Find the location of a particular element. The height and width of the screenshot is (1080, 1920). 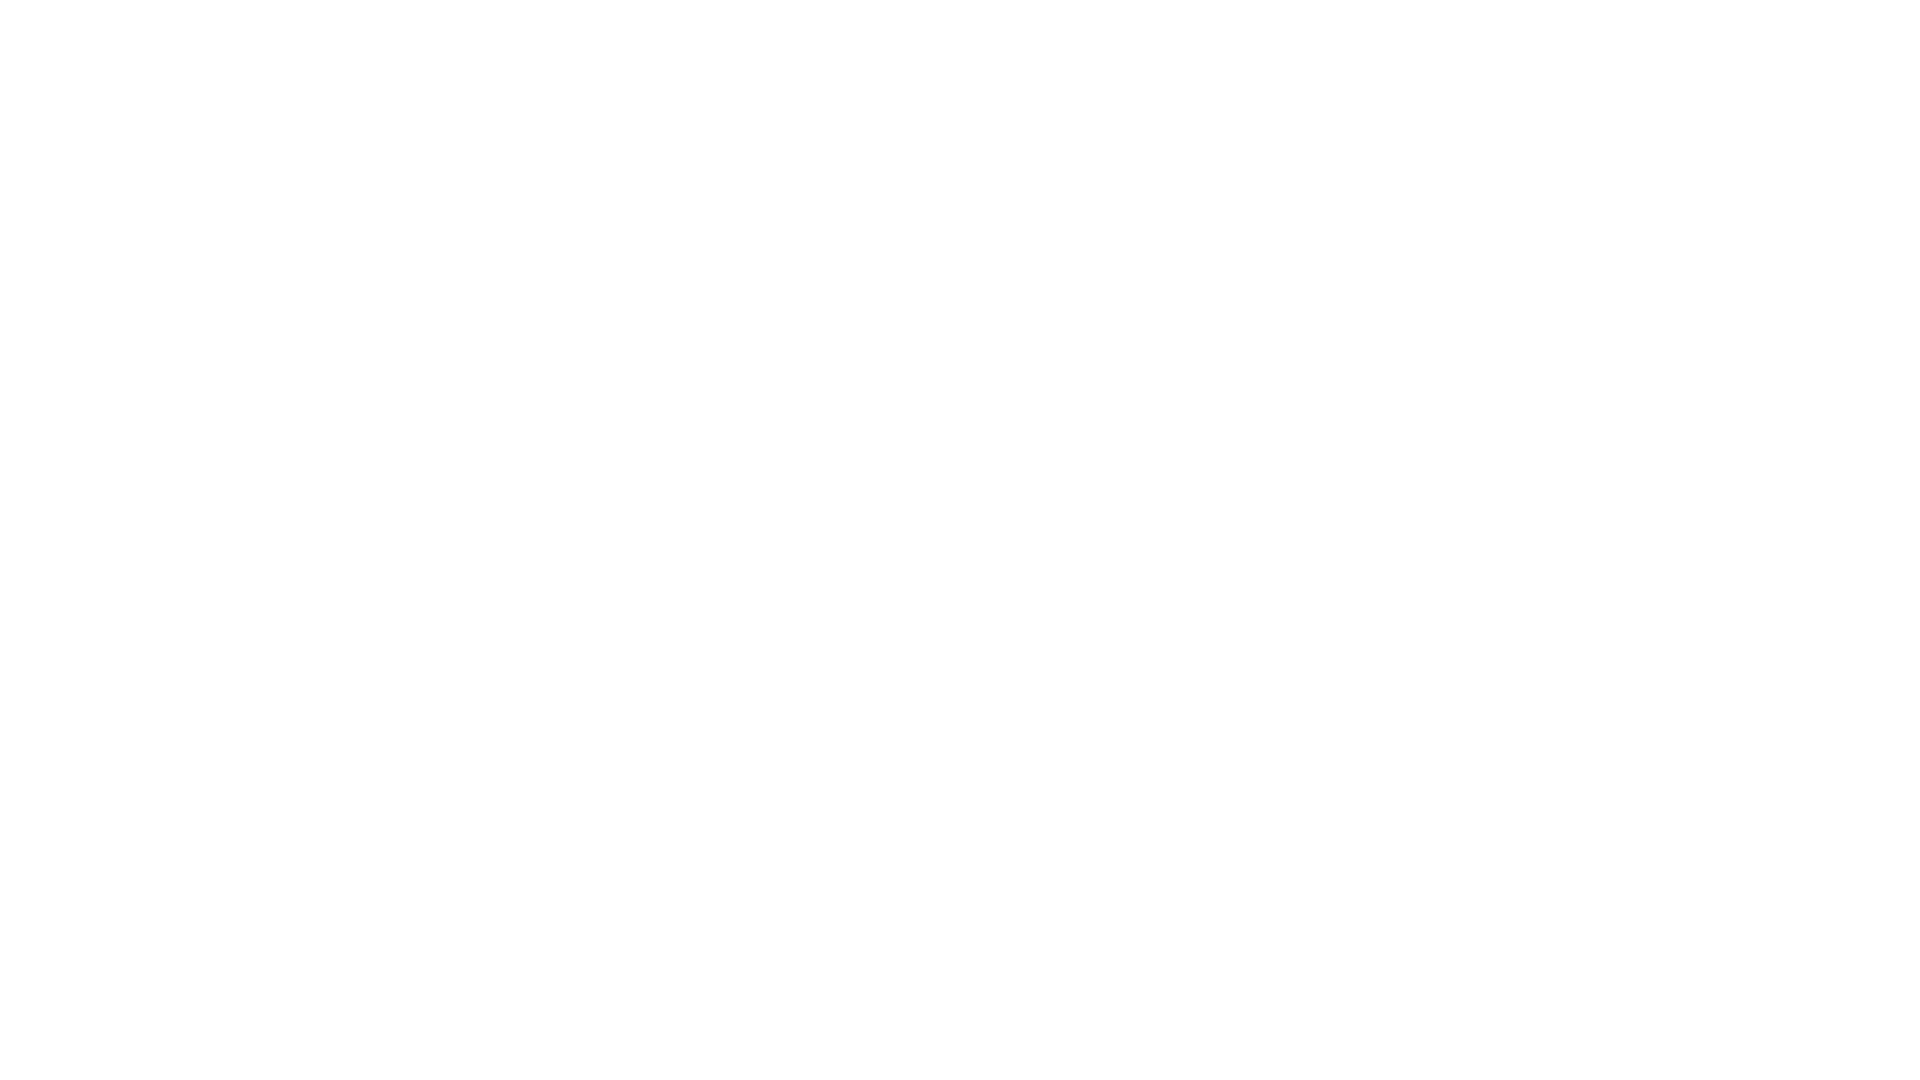

Meta Quest is located at coordinates (813, 71).